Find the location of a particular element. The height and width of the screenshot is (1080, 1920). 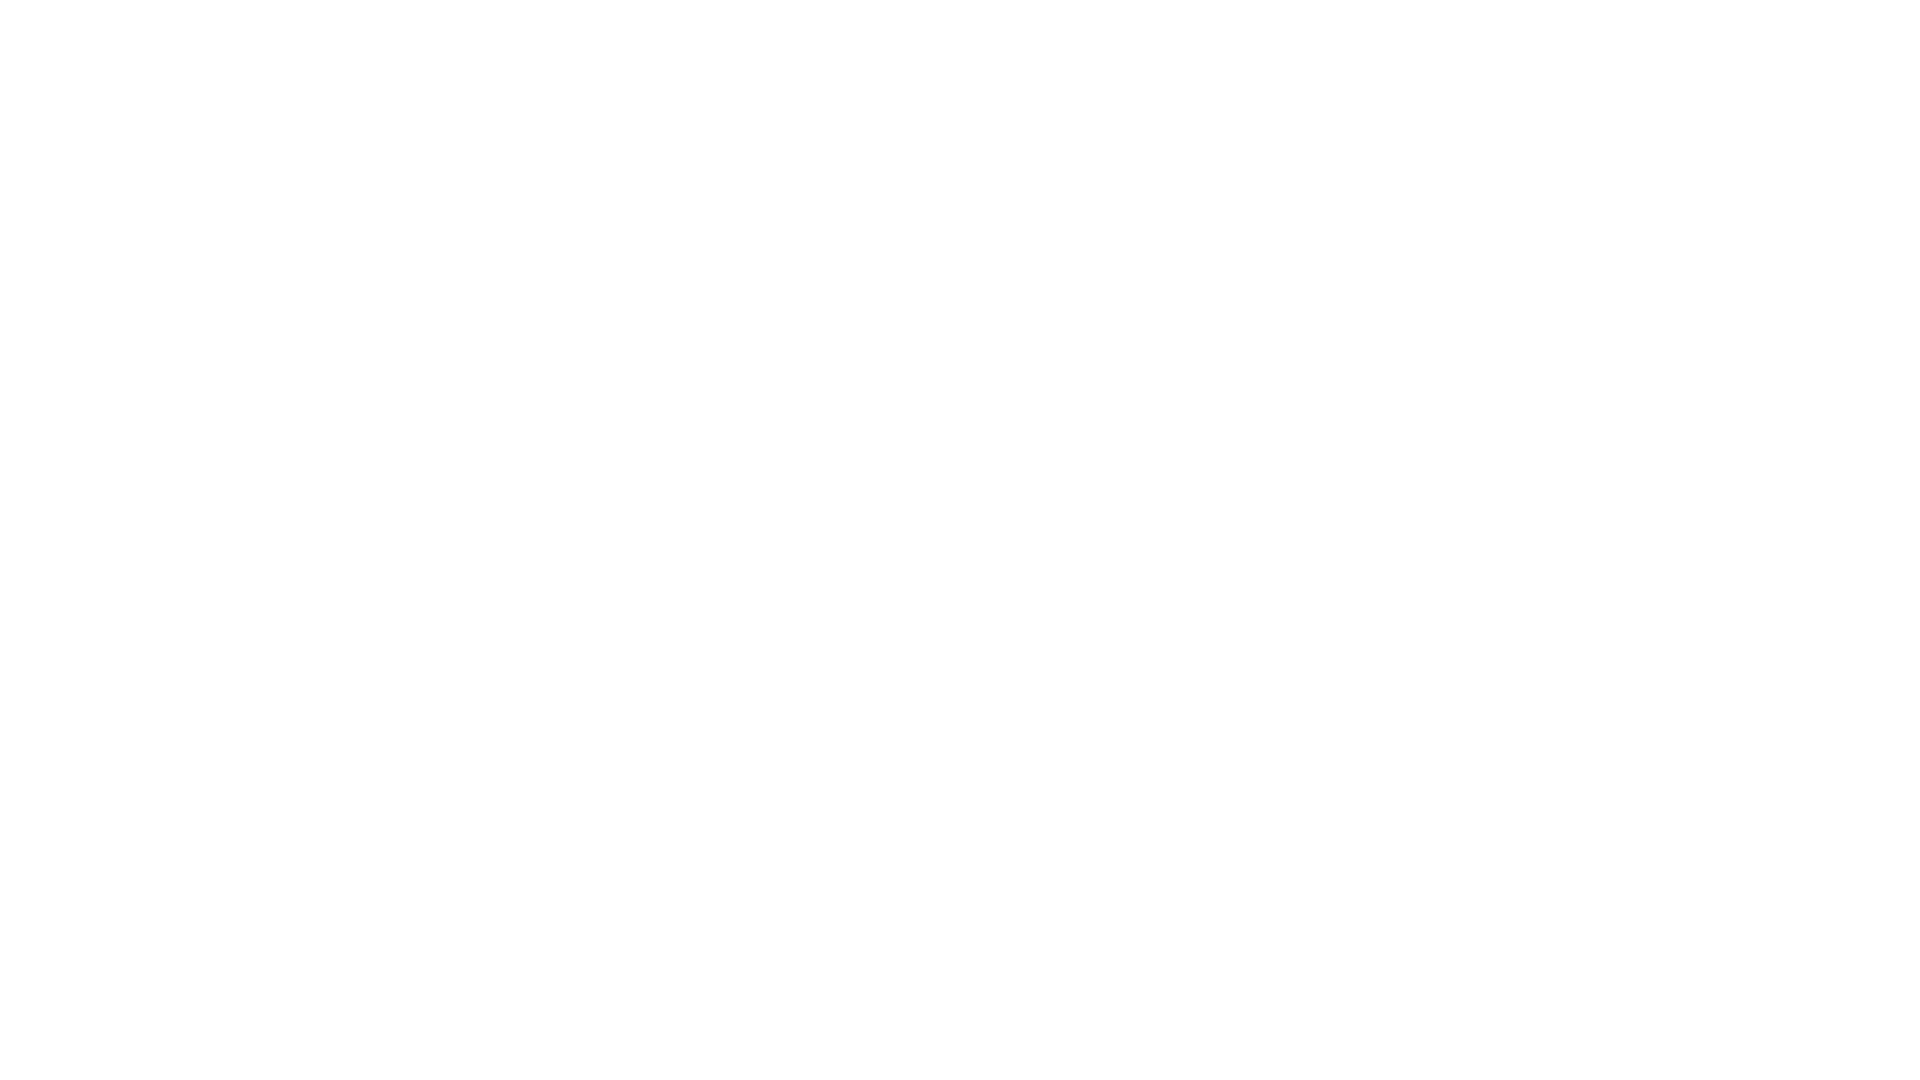

Meta Quest is located at coordinates (813, 71).